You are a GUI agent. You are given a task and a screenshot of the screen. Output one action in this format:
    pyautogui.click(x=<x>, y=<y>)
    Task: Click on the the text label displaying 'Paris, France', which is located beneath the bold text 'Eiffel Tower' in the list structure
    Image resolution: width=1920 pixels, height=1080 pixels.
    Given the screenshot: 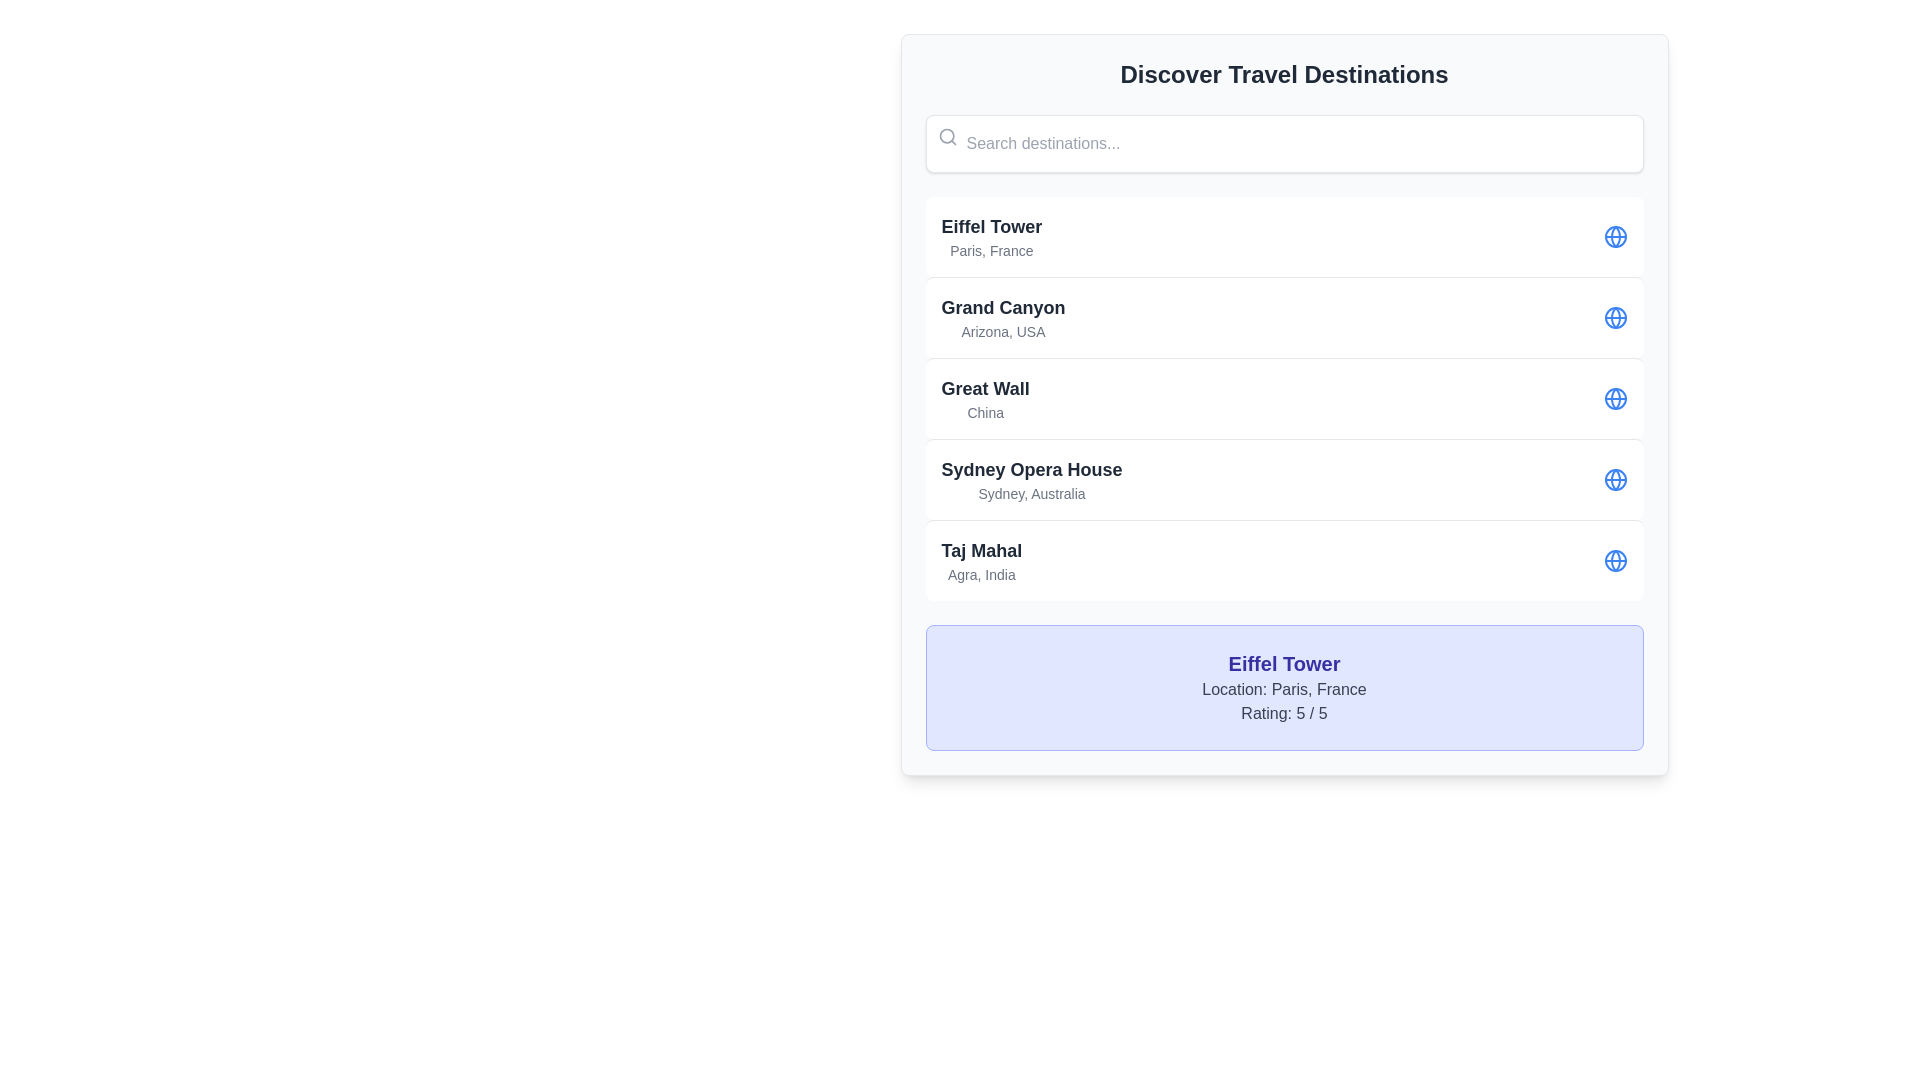 What is the action you would take?
    pyautogui.click(x=991, y=249)
    